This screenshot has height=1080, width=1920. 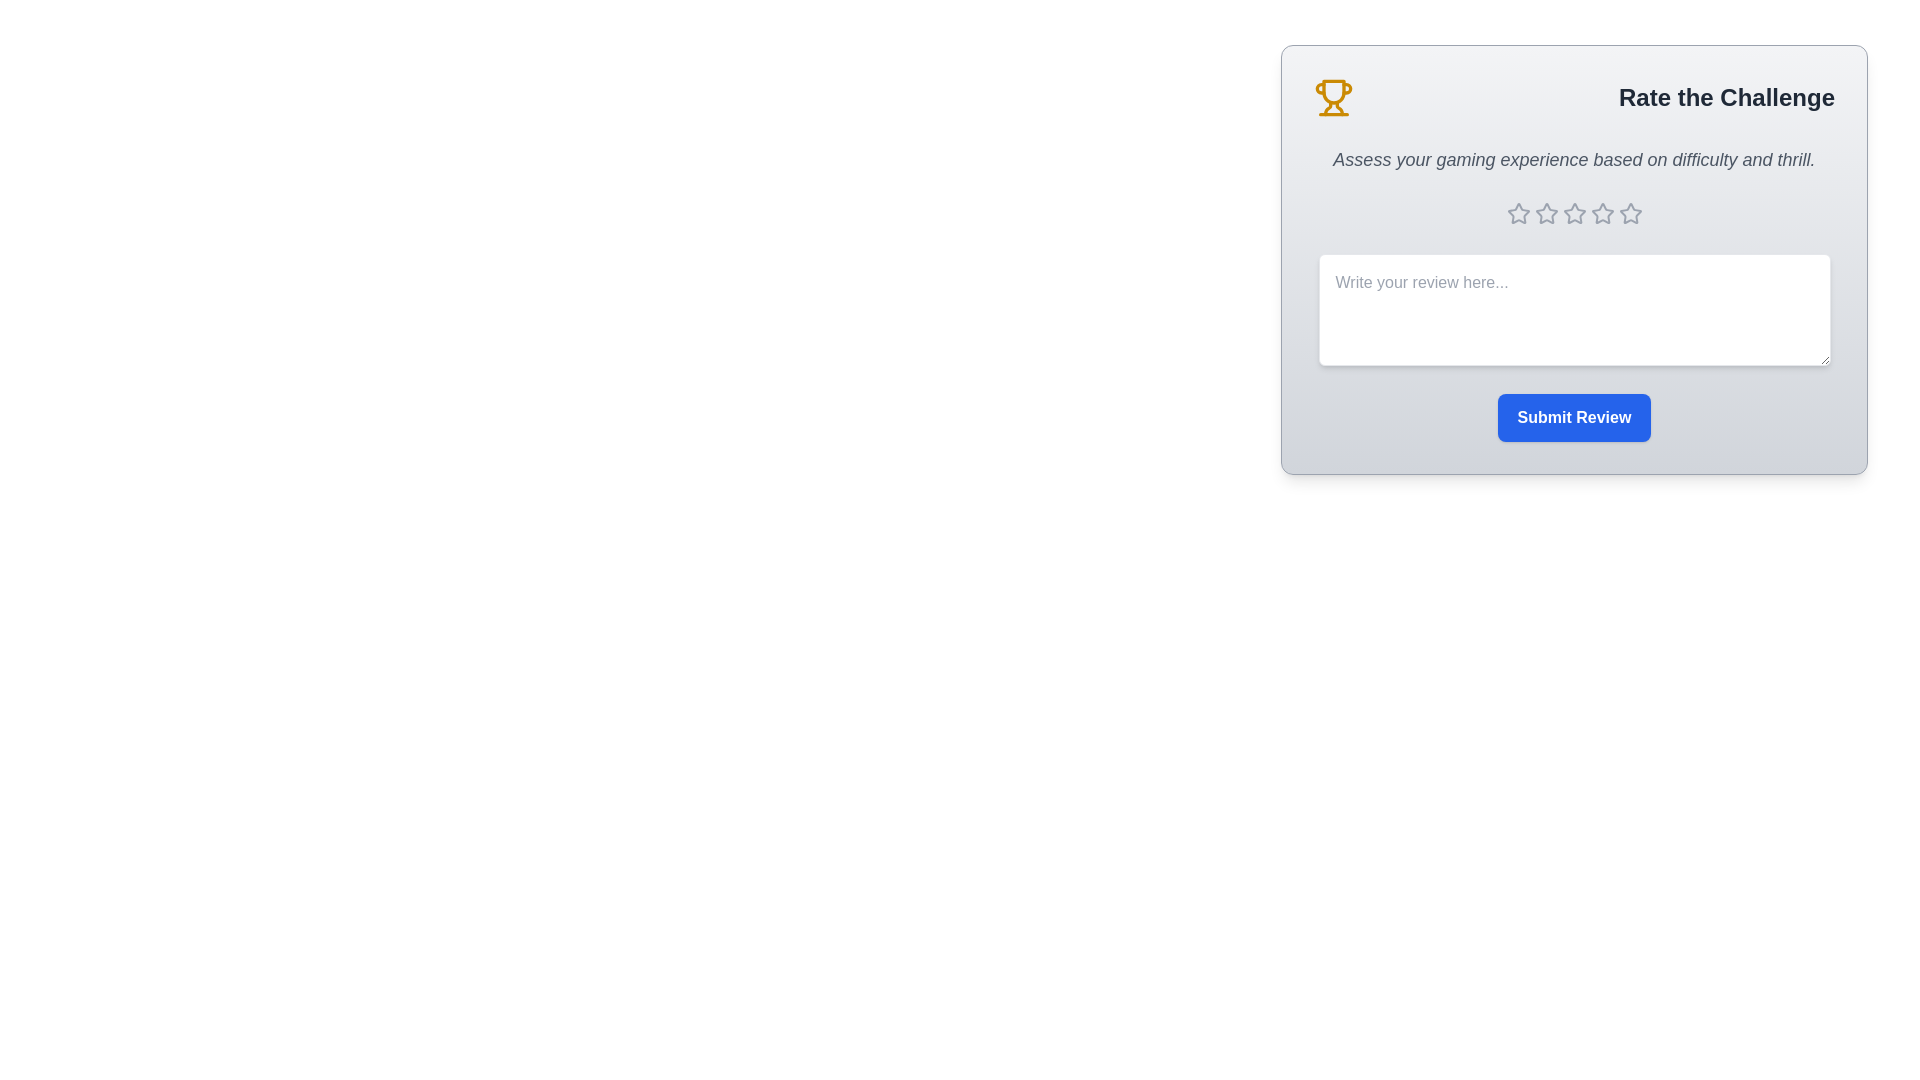 What do you see at coordinates (1518, 213) in the screenshot?
I see `the star corresponding to the desired rating 1` at bounding box center [1518, 213].